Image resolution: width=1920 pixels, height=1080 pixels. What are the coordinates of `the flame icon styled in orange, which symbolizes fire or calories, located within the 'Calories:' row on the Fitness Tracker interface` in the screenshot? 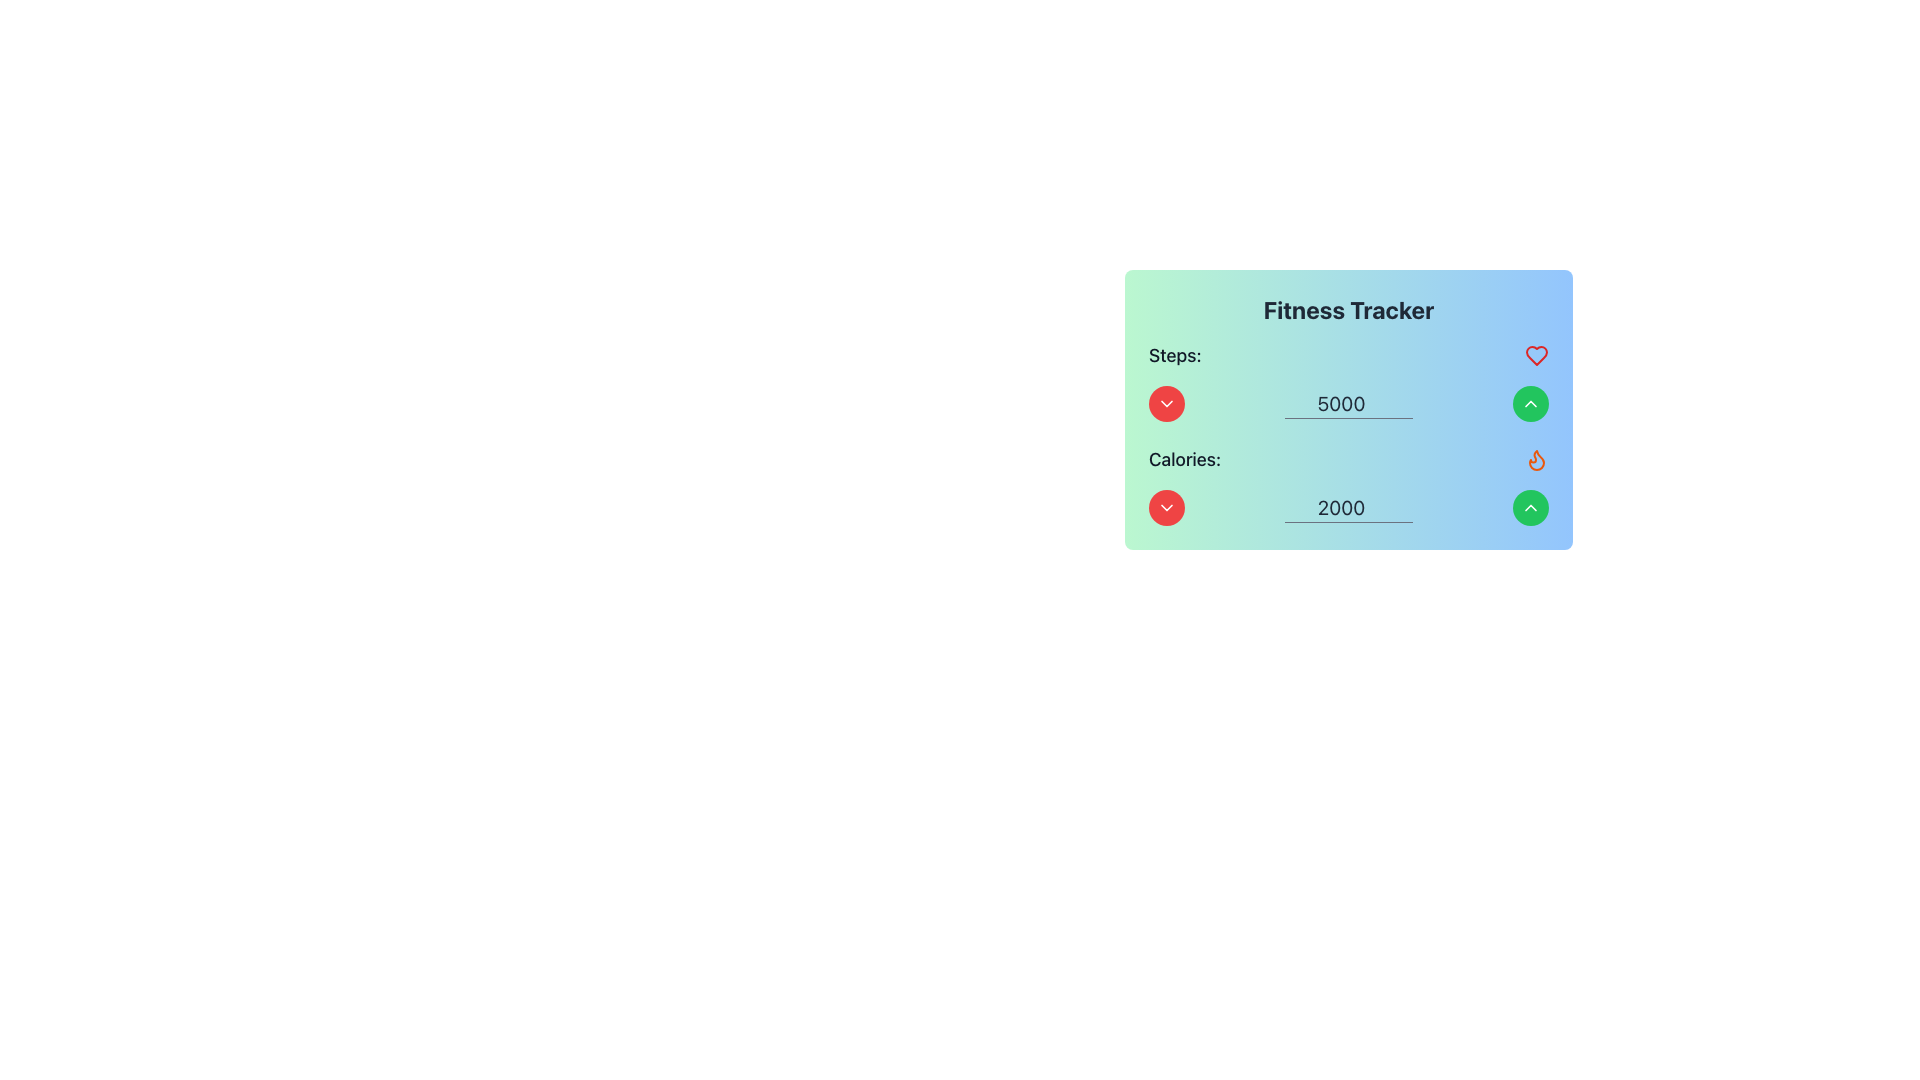 It's located at (1535, 459).